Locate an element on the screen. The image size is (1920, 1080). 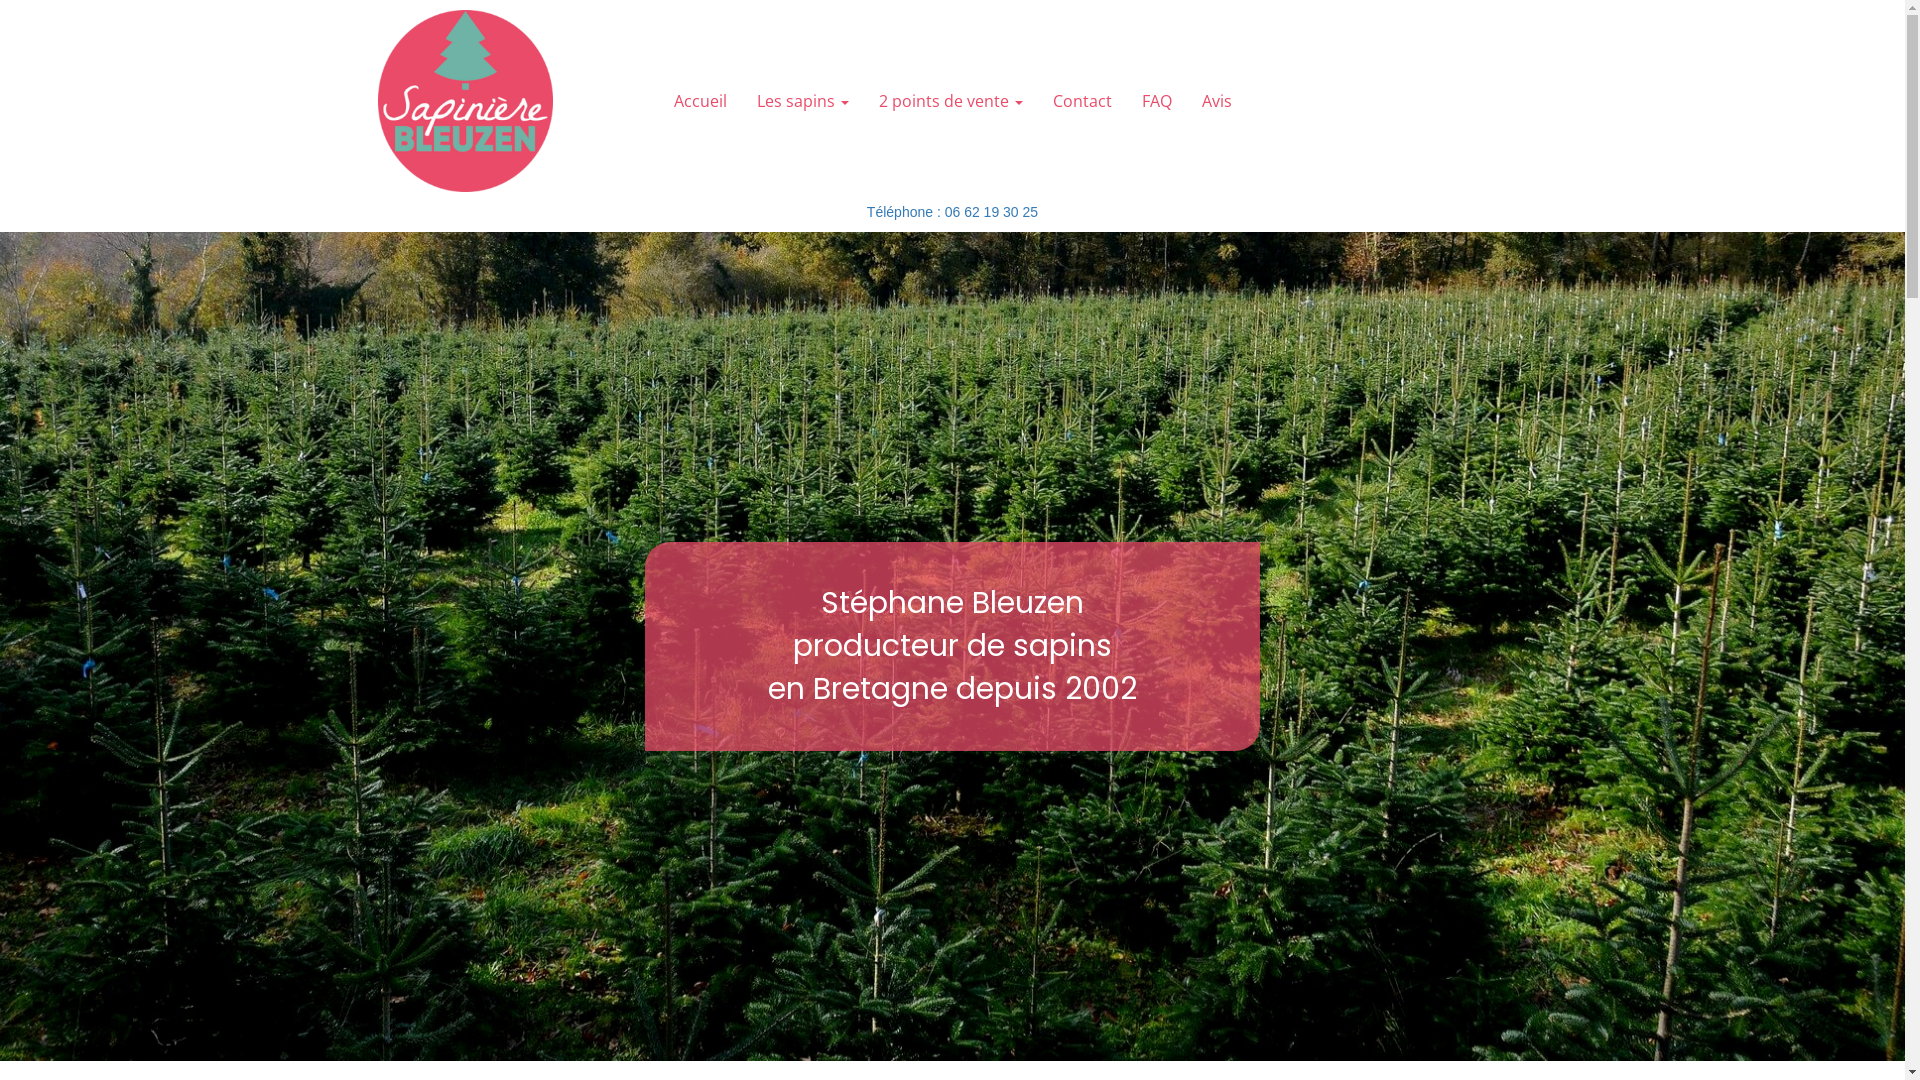
'Avis' is located at coordinates (1214, 101).